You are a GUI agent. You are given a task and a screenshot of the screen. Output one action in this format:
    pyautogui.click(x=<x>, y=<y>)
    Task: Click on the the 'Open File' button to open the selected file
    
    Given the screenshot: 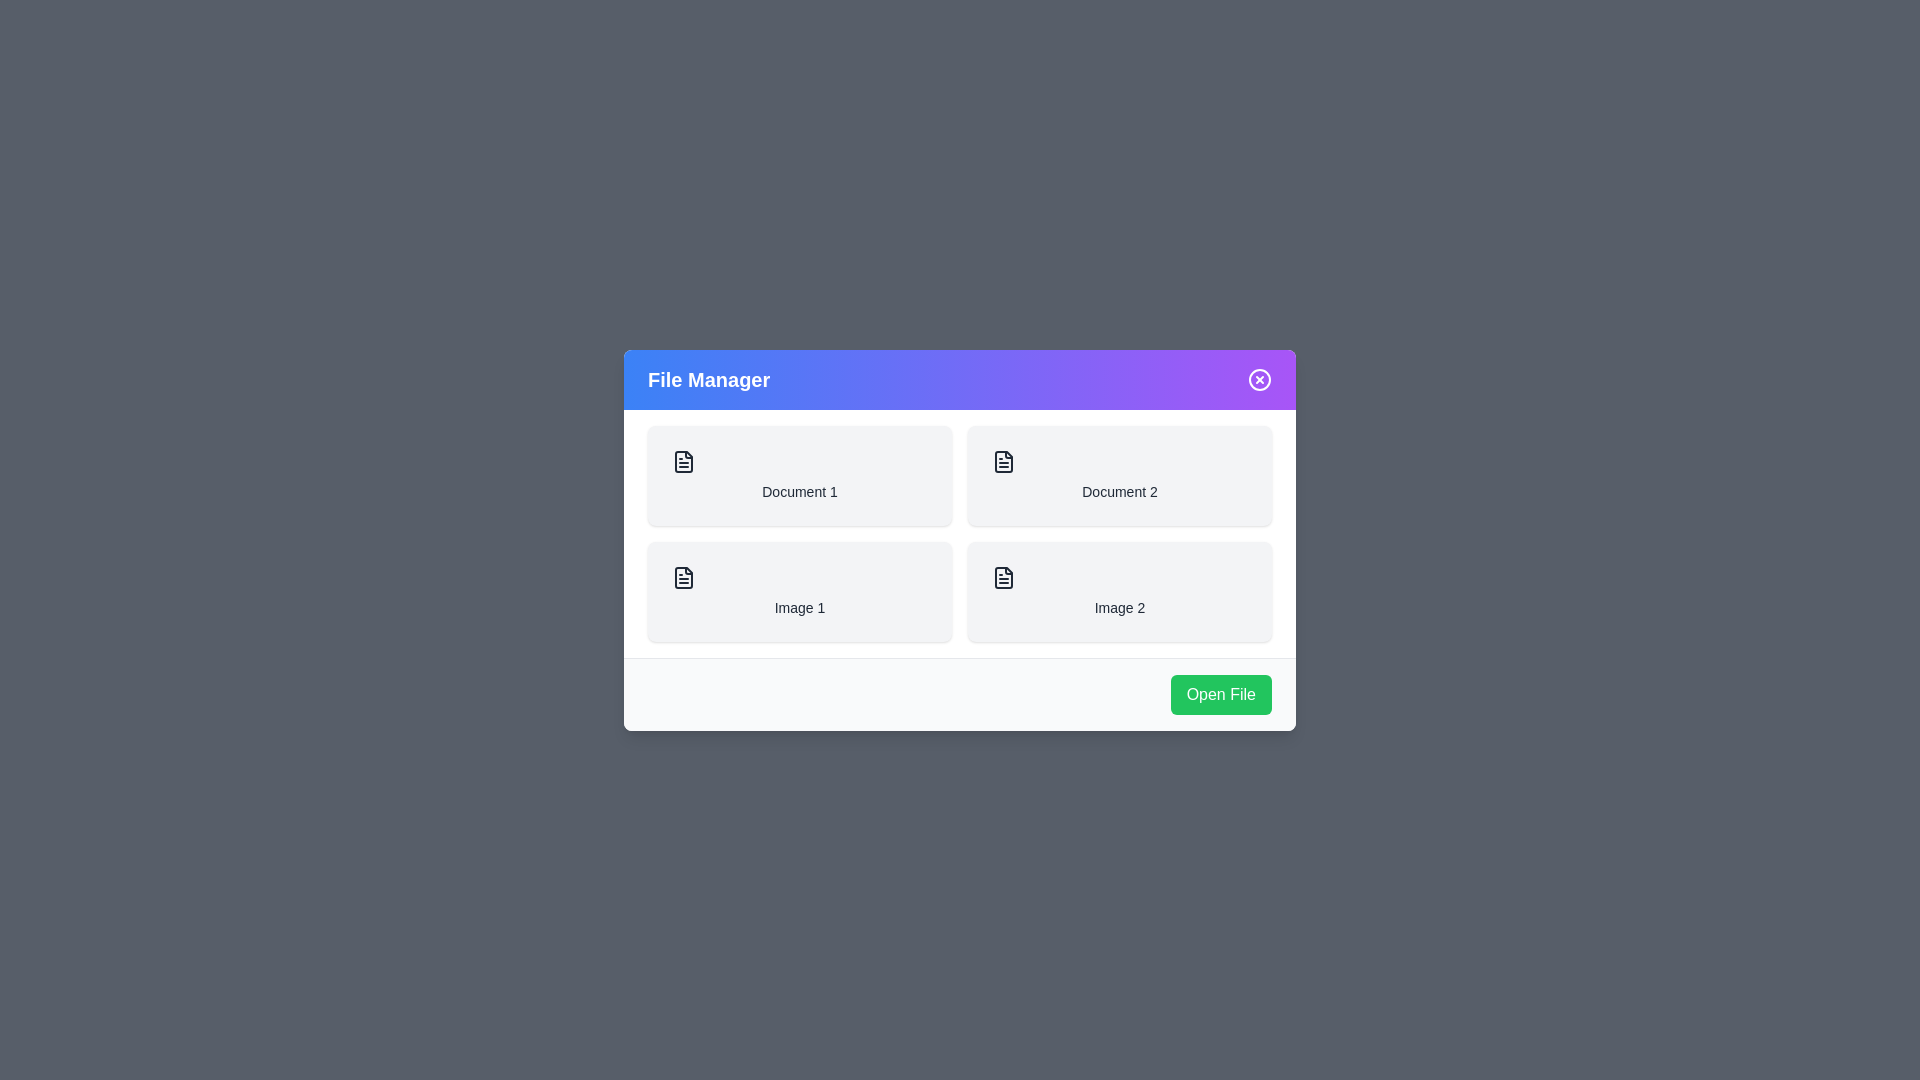 What is the action you would take?
    pyautogui.click(x=1219, y=693)
    